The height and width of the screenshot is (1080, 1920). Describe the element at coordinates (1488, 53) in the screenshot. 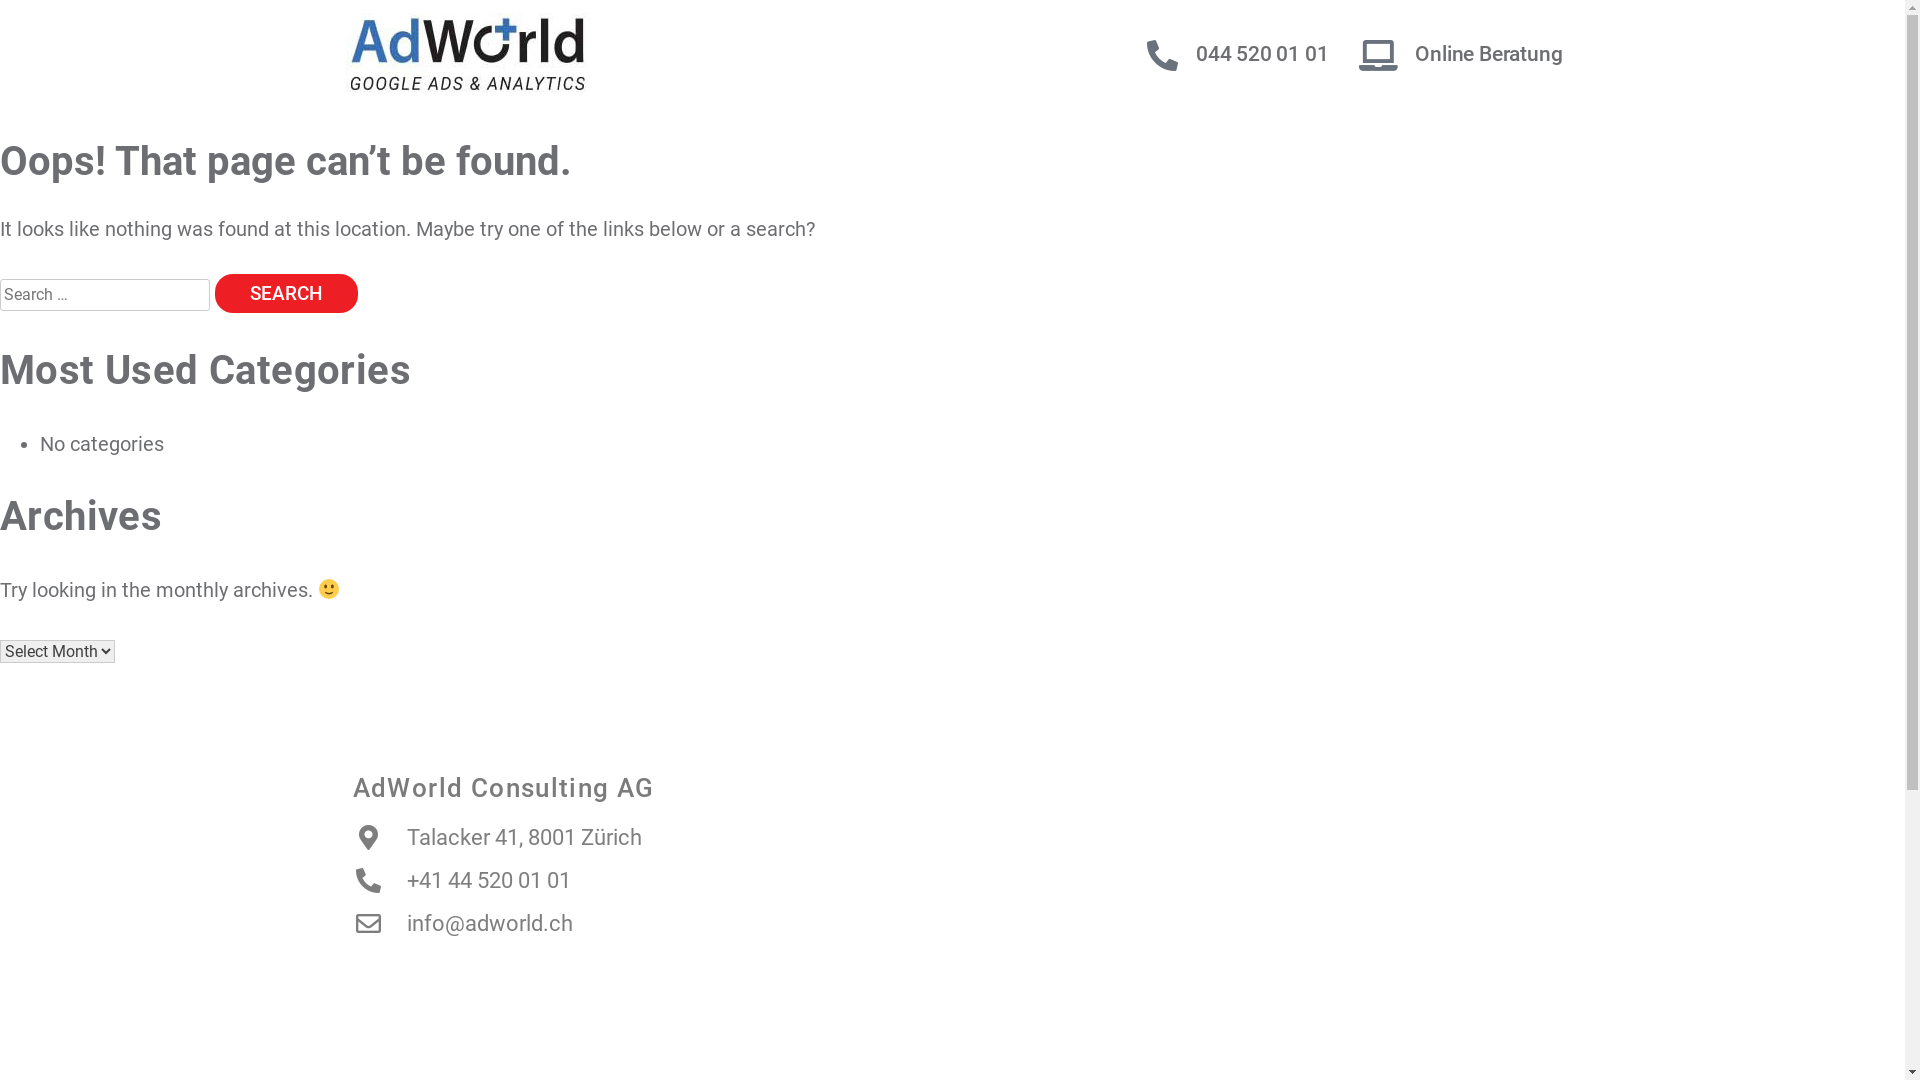

I see `'Online Beratung'` at that location.